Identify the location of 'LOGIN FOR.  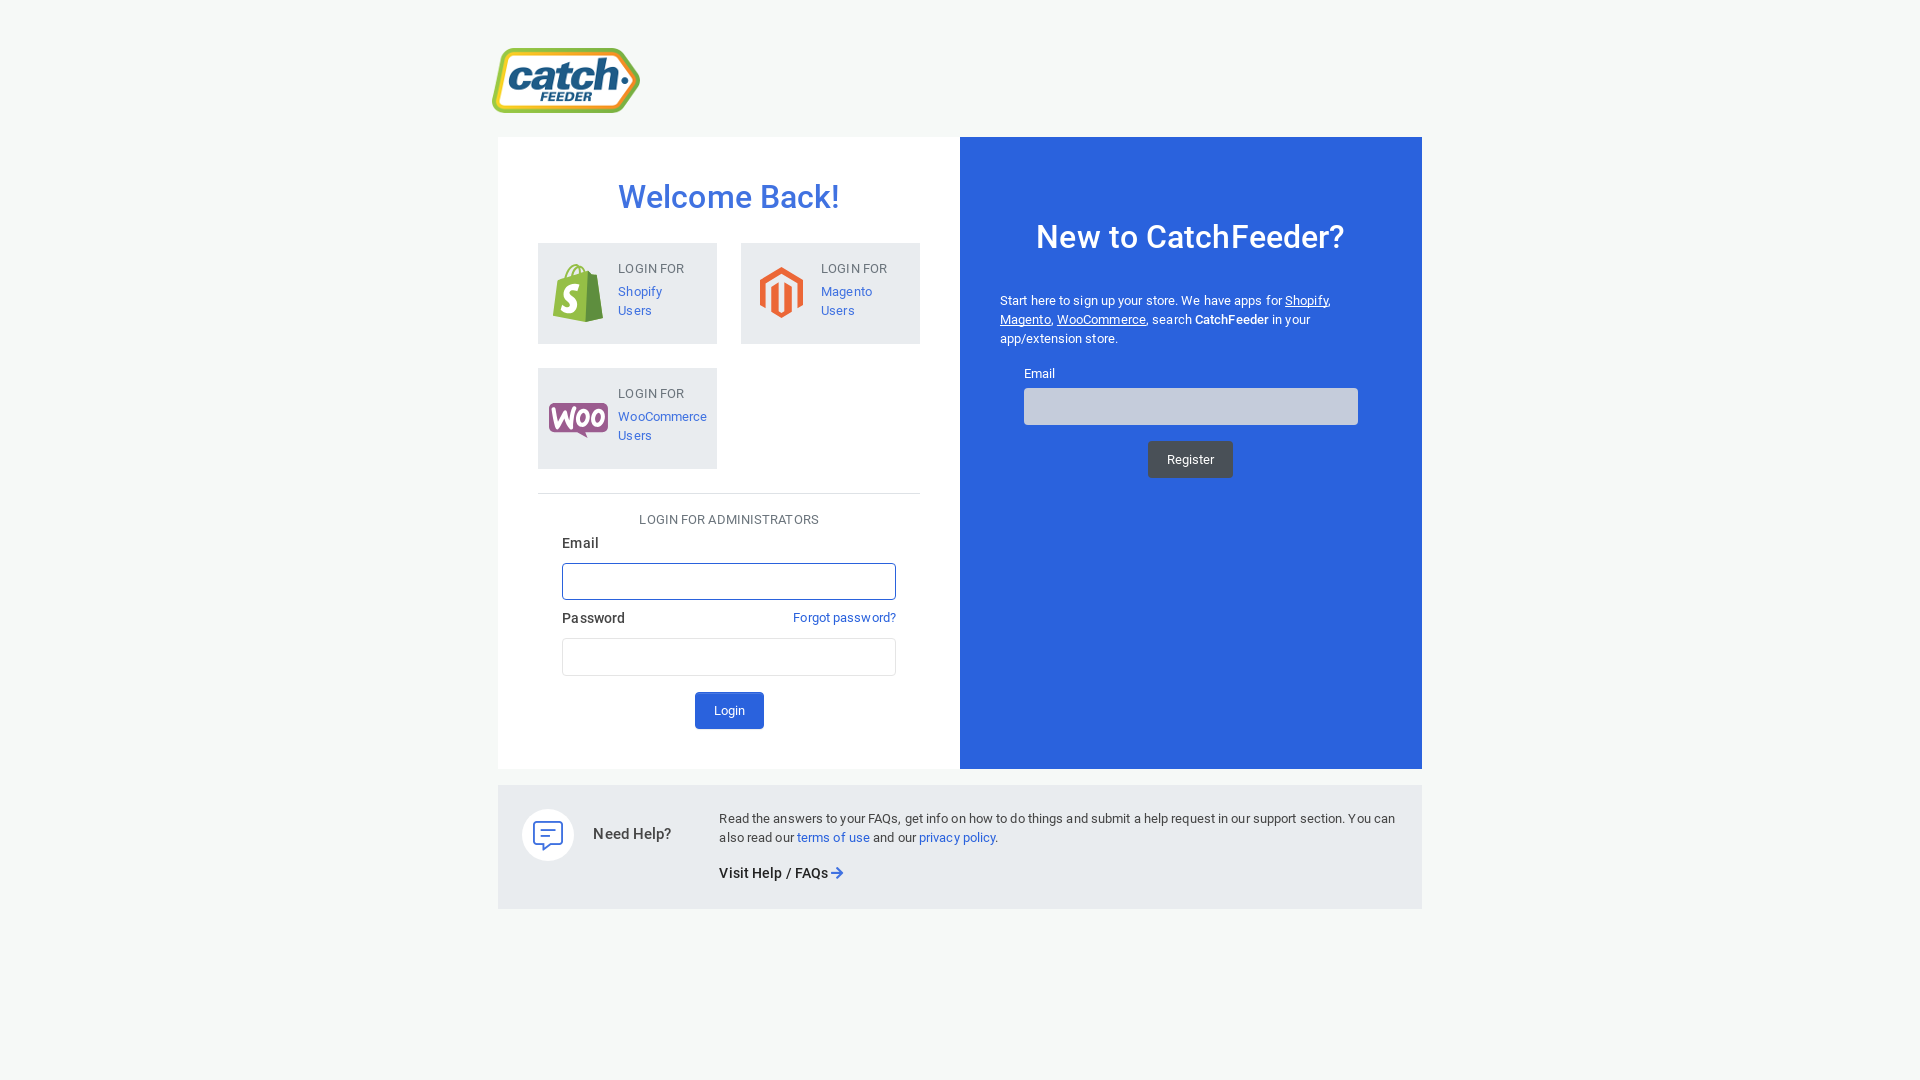
(626, 289).